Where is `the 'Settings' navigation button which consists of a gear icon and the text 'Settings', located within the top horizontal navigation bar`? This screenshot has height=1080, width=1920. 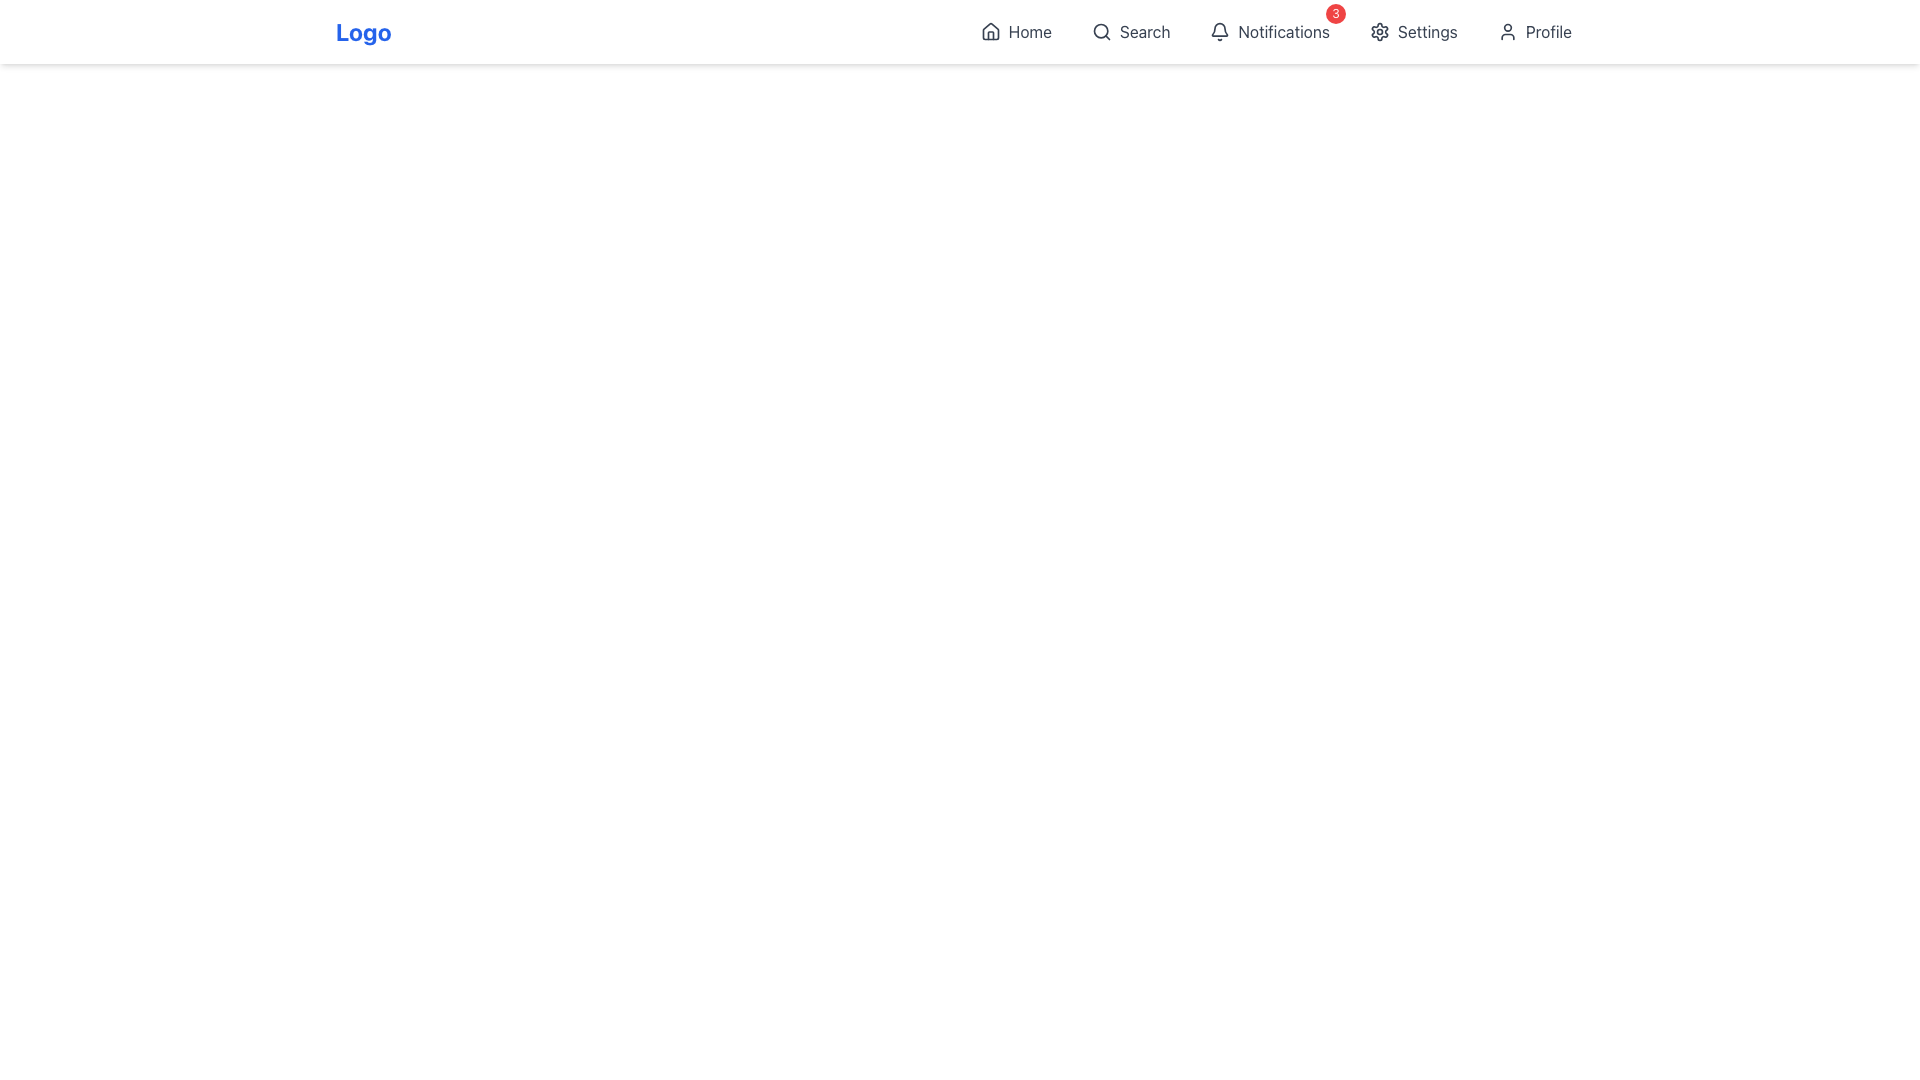
the 'Settings' navigation button which consists of a gear icon and the text 'Settings', located within the top horizontal navigation bar is located at coordinates (1412, 31).